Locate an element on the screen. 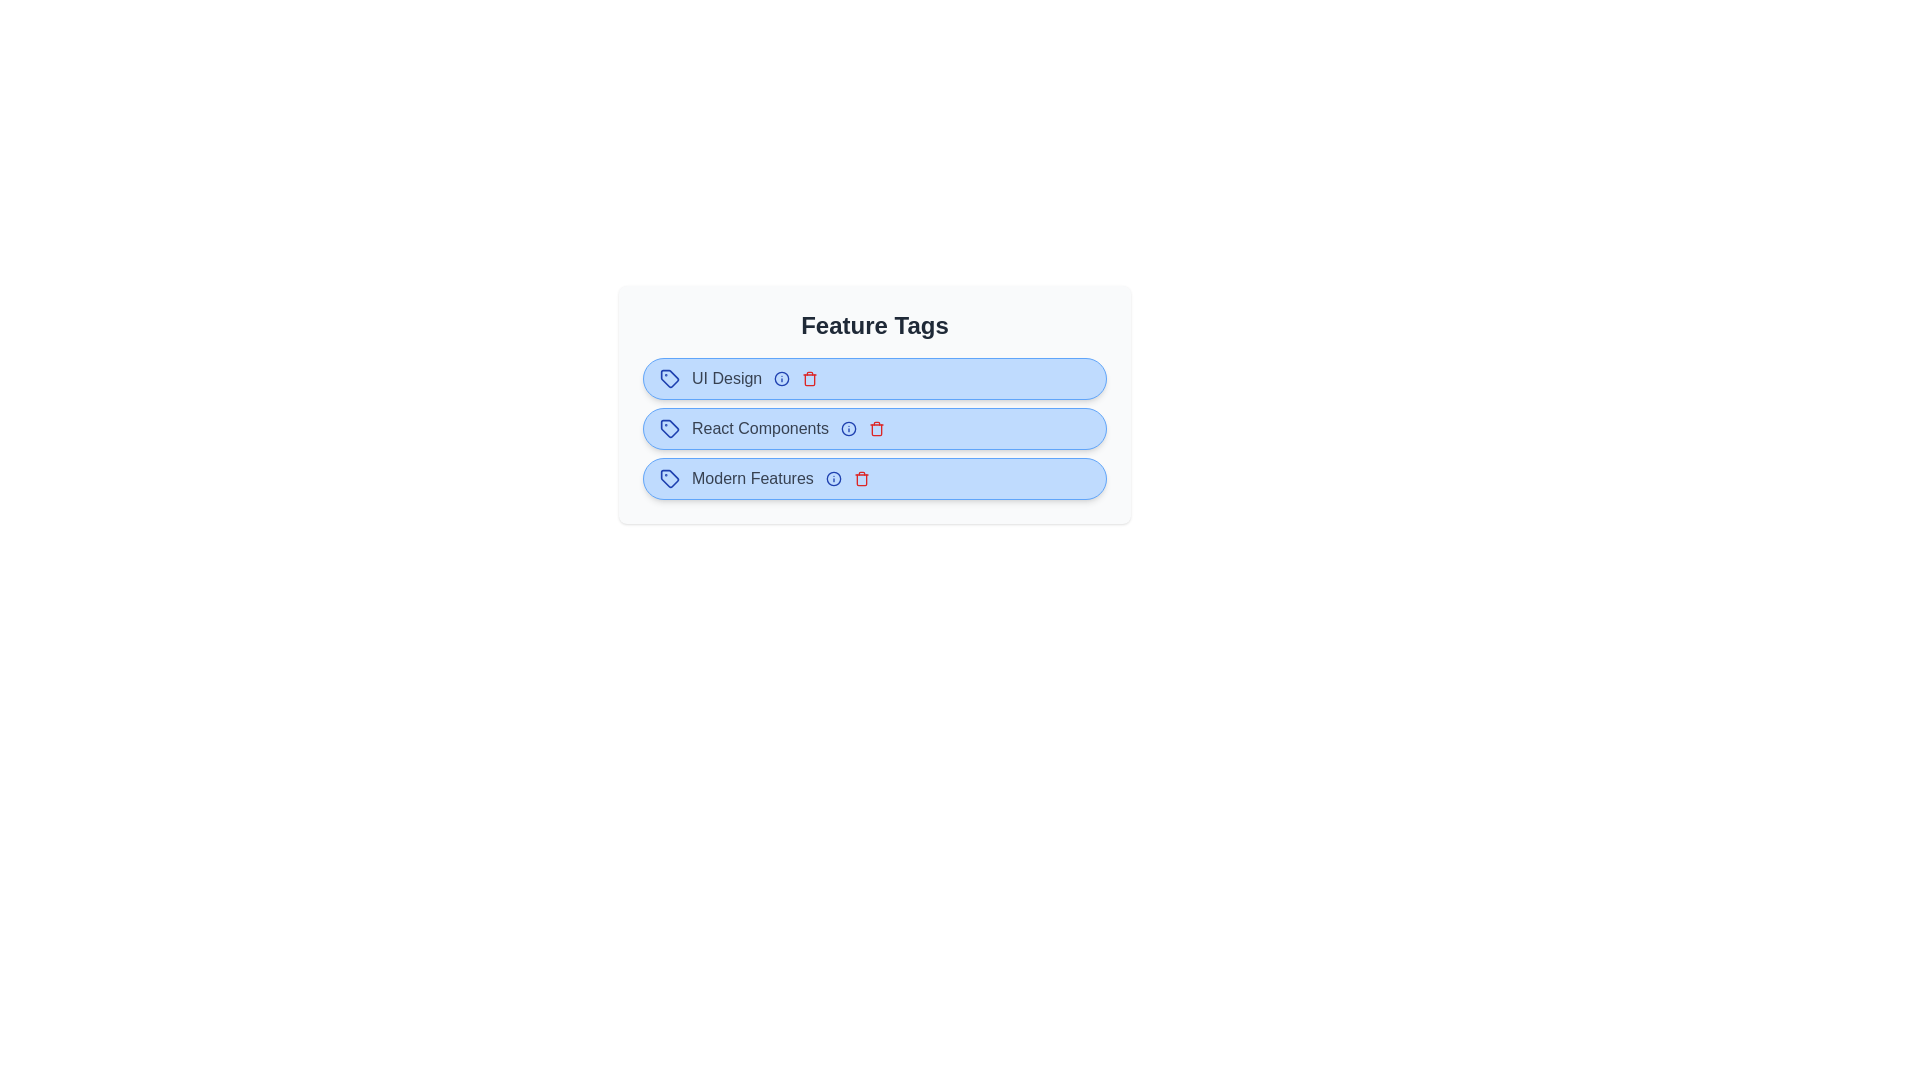 The image size is (1920, 1080). the info icon of the tag labeled UI Design to view its information is located at coordinates (781, 378).